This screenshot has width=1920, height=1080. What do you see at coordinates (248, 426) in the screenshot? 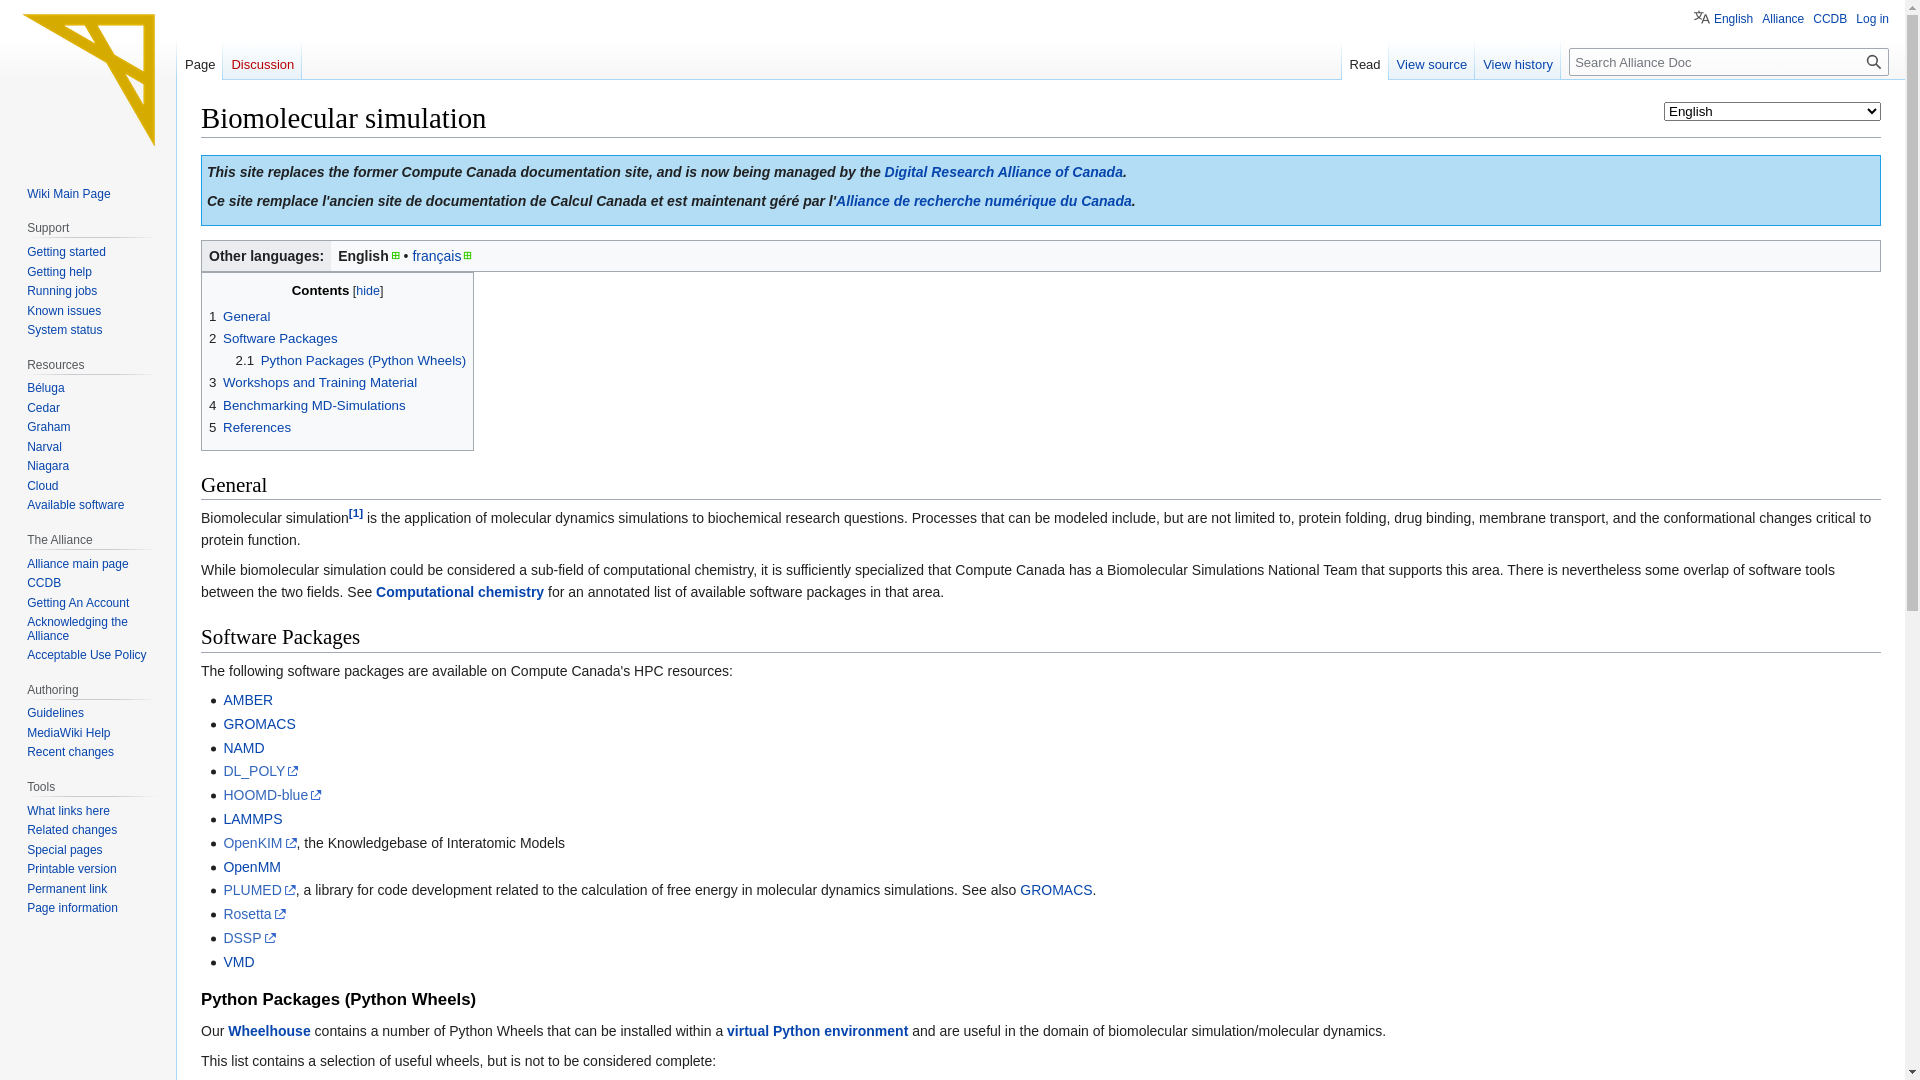
I see `'5 References'` at bounding box center [248, 426].